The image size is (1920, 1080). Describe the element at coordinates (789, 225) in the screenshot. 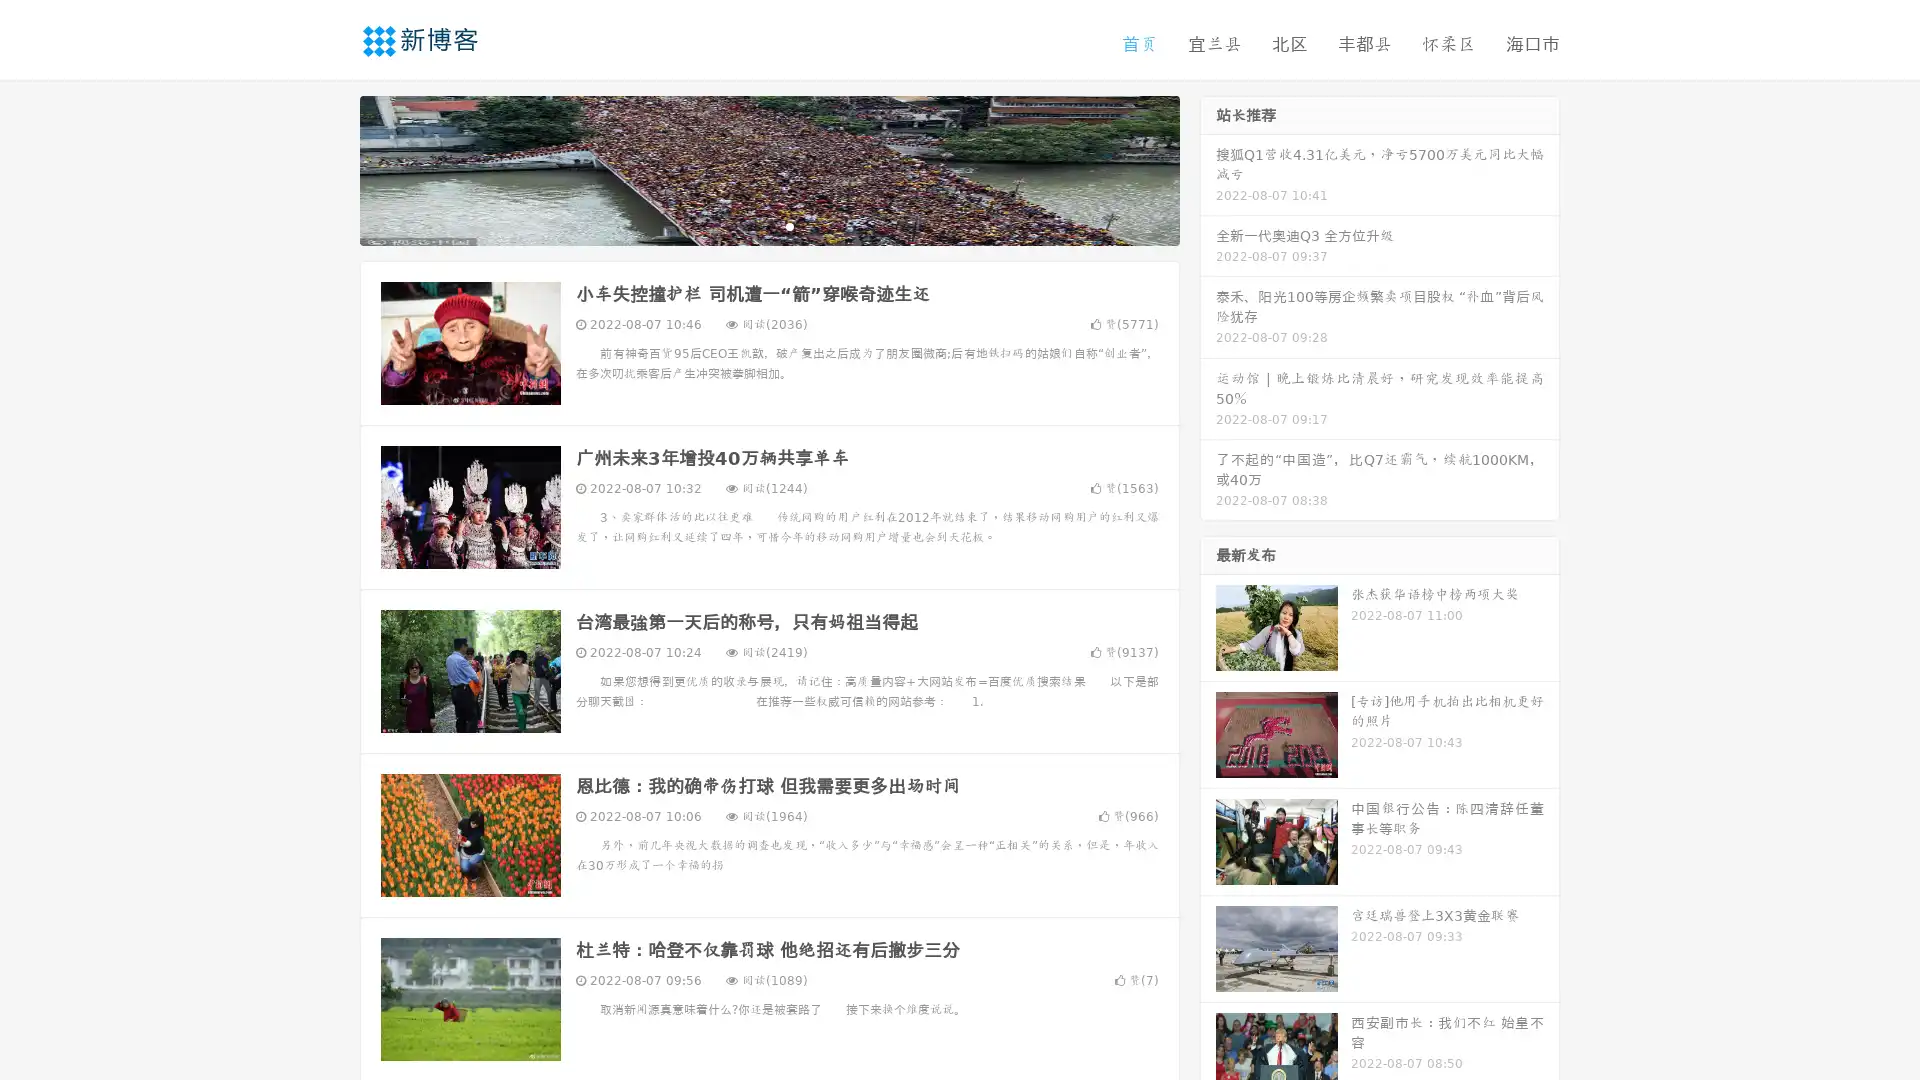

I see `Go to slide 3` at that location.